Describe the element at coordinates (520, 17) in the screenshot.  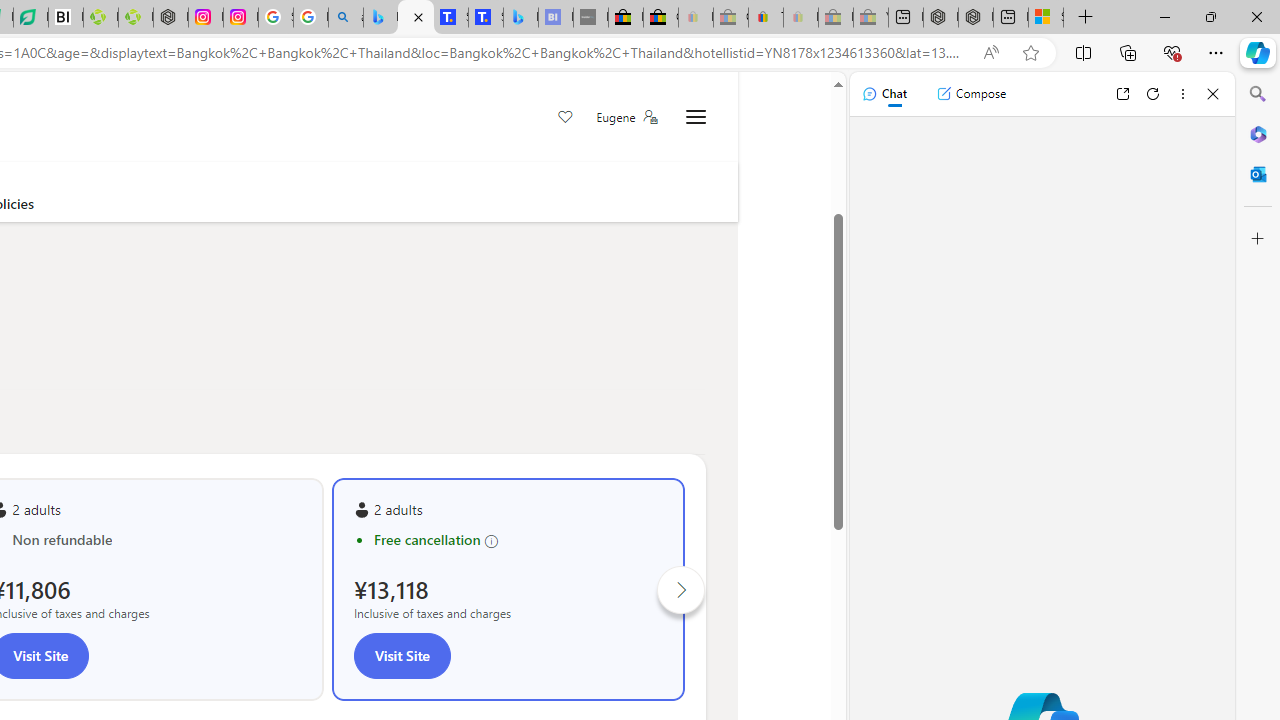
I see `'Microsoft Bing Travel - Shangri-La Hotel Bangkok'` at that location.